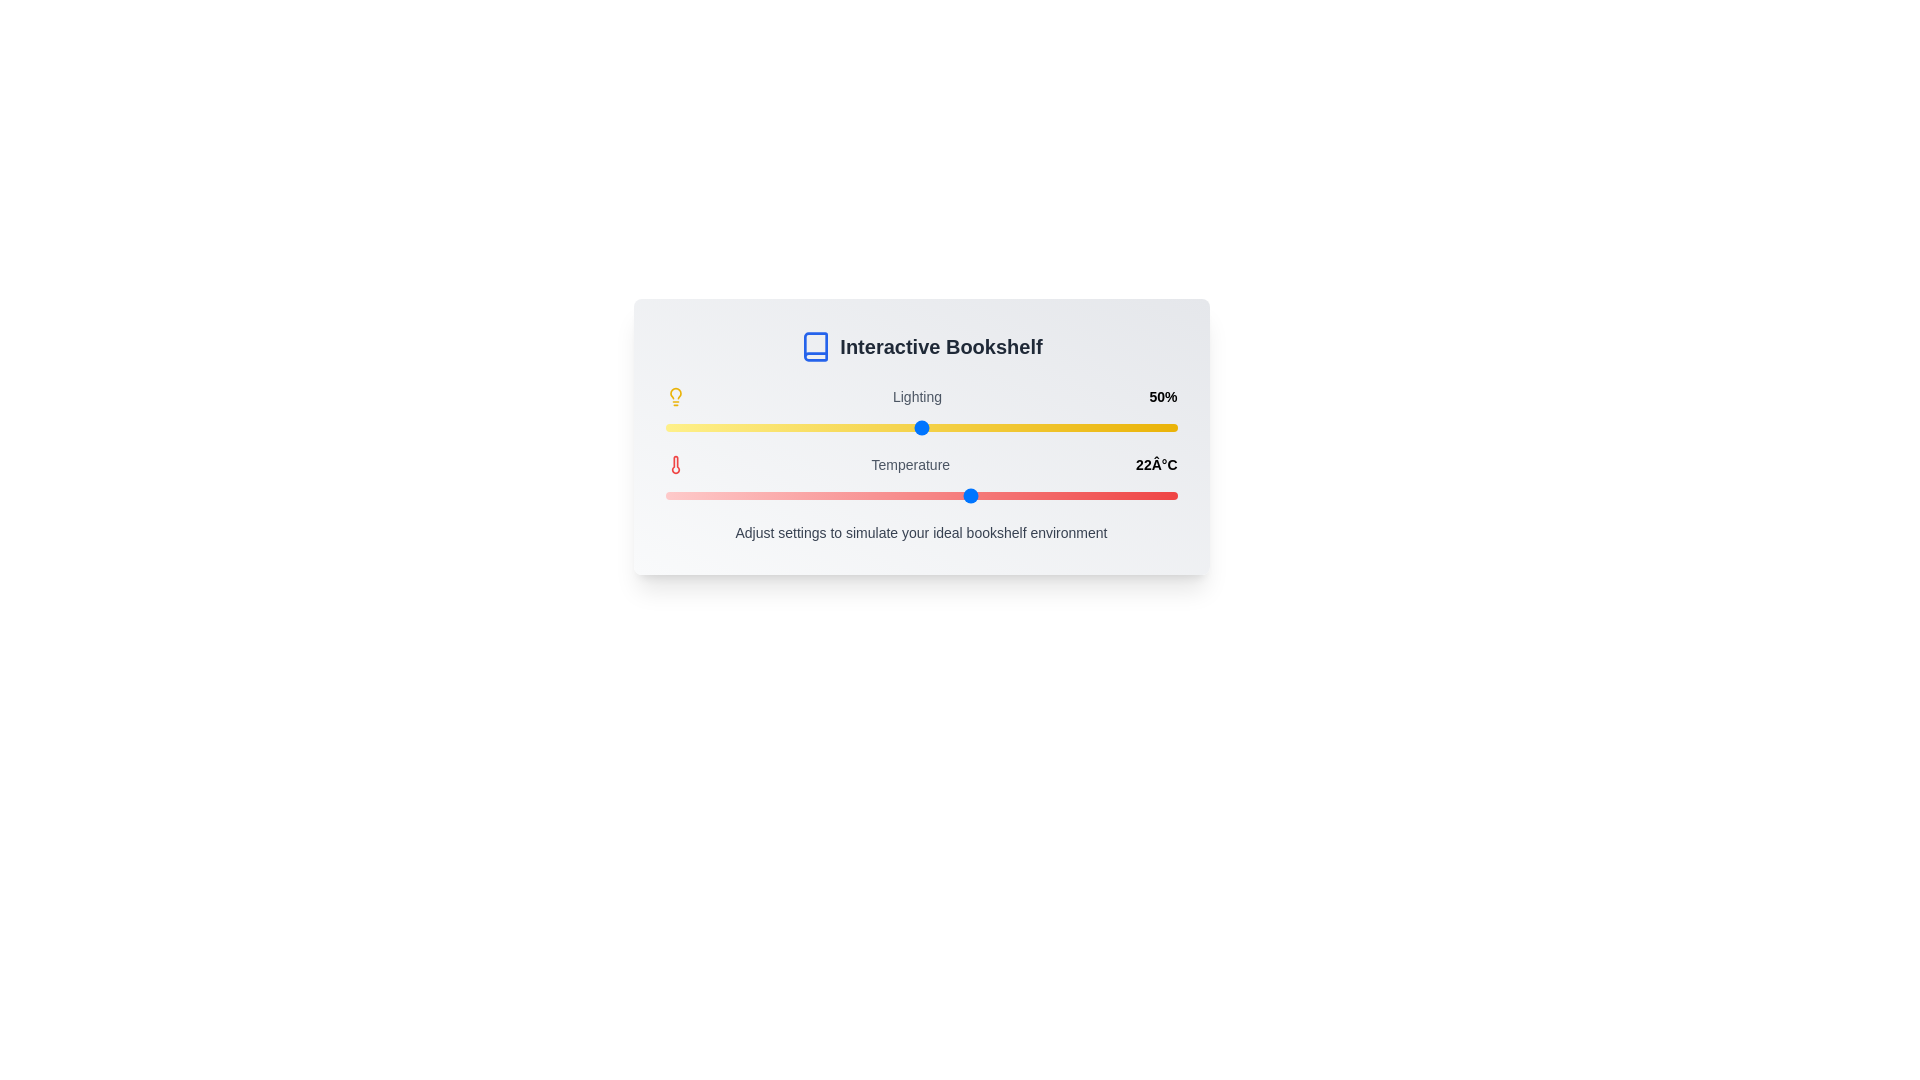 This screenshot has height=1080, width=1920. Describe the element at coordinates (946, 427) in the screenshot. I see `the lighting slider to 55%` at that location.